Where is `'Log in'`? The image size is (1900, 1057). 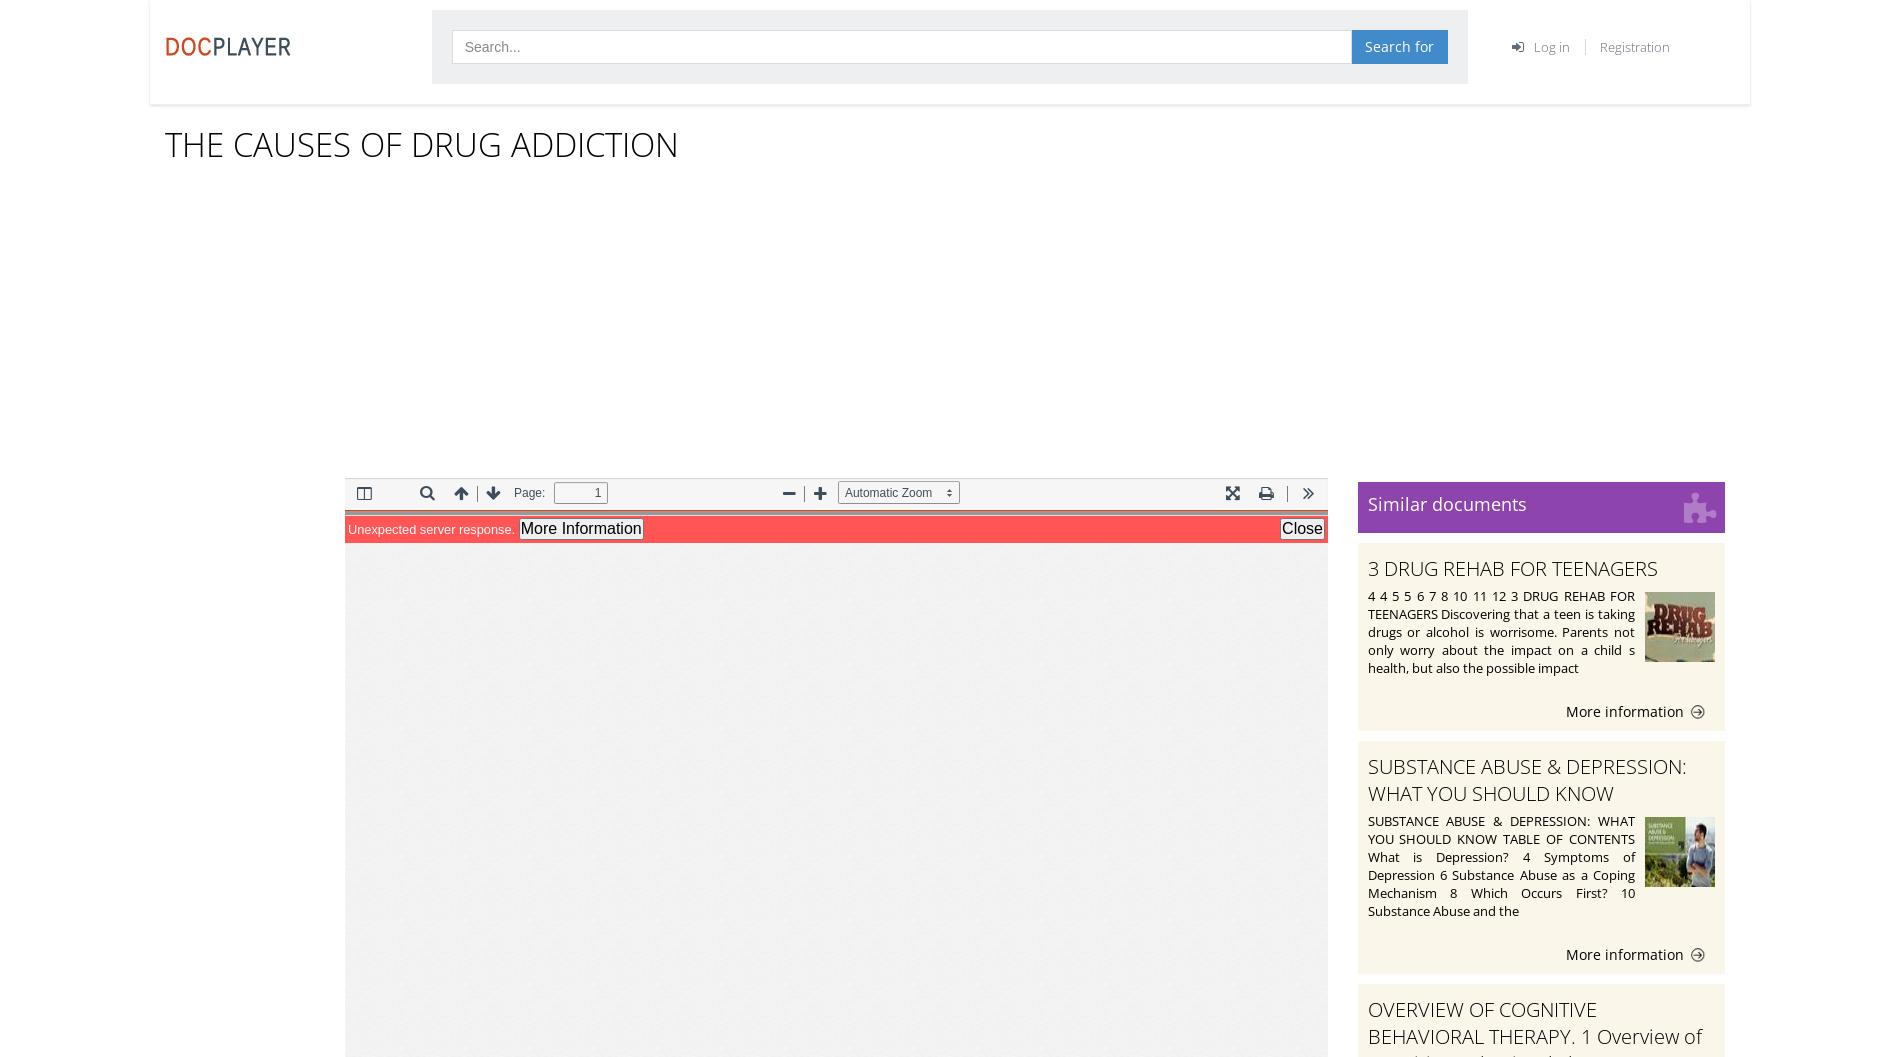
'Log in' is located at coordinates (1550, 45).